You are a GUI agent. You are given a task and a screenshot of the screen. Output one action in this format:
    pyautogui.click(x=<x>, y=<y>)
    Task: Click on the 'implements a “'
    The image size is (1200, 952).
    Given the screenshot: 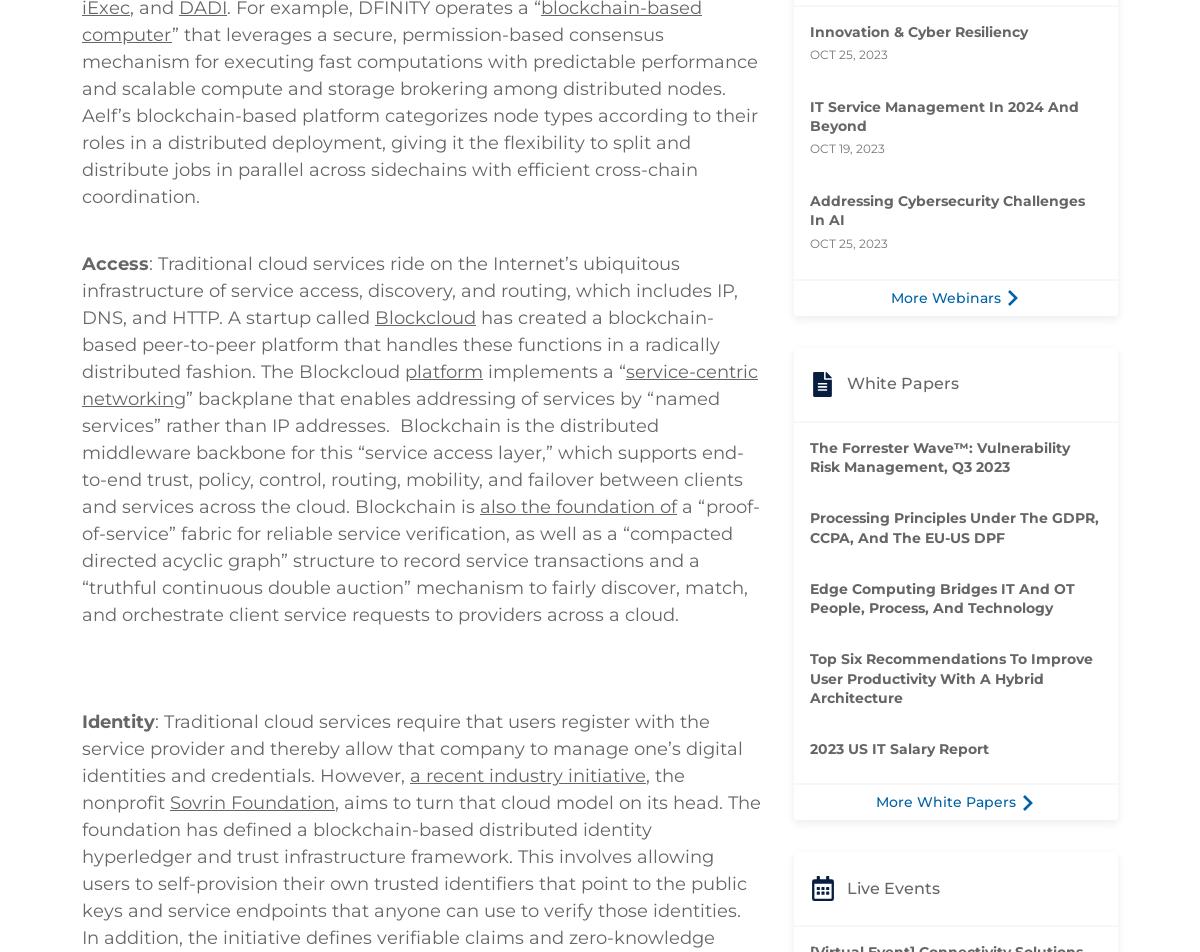 What is the action you would take?
    pyautogui.click(x=553, y=563)
    